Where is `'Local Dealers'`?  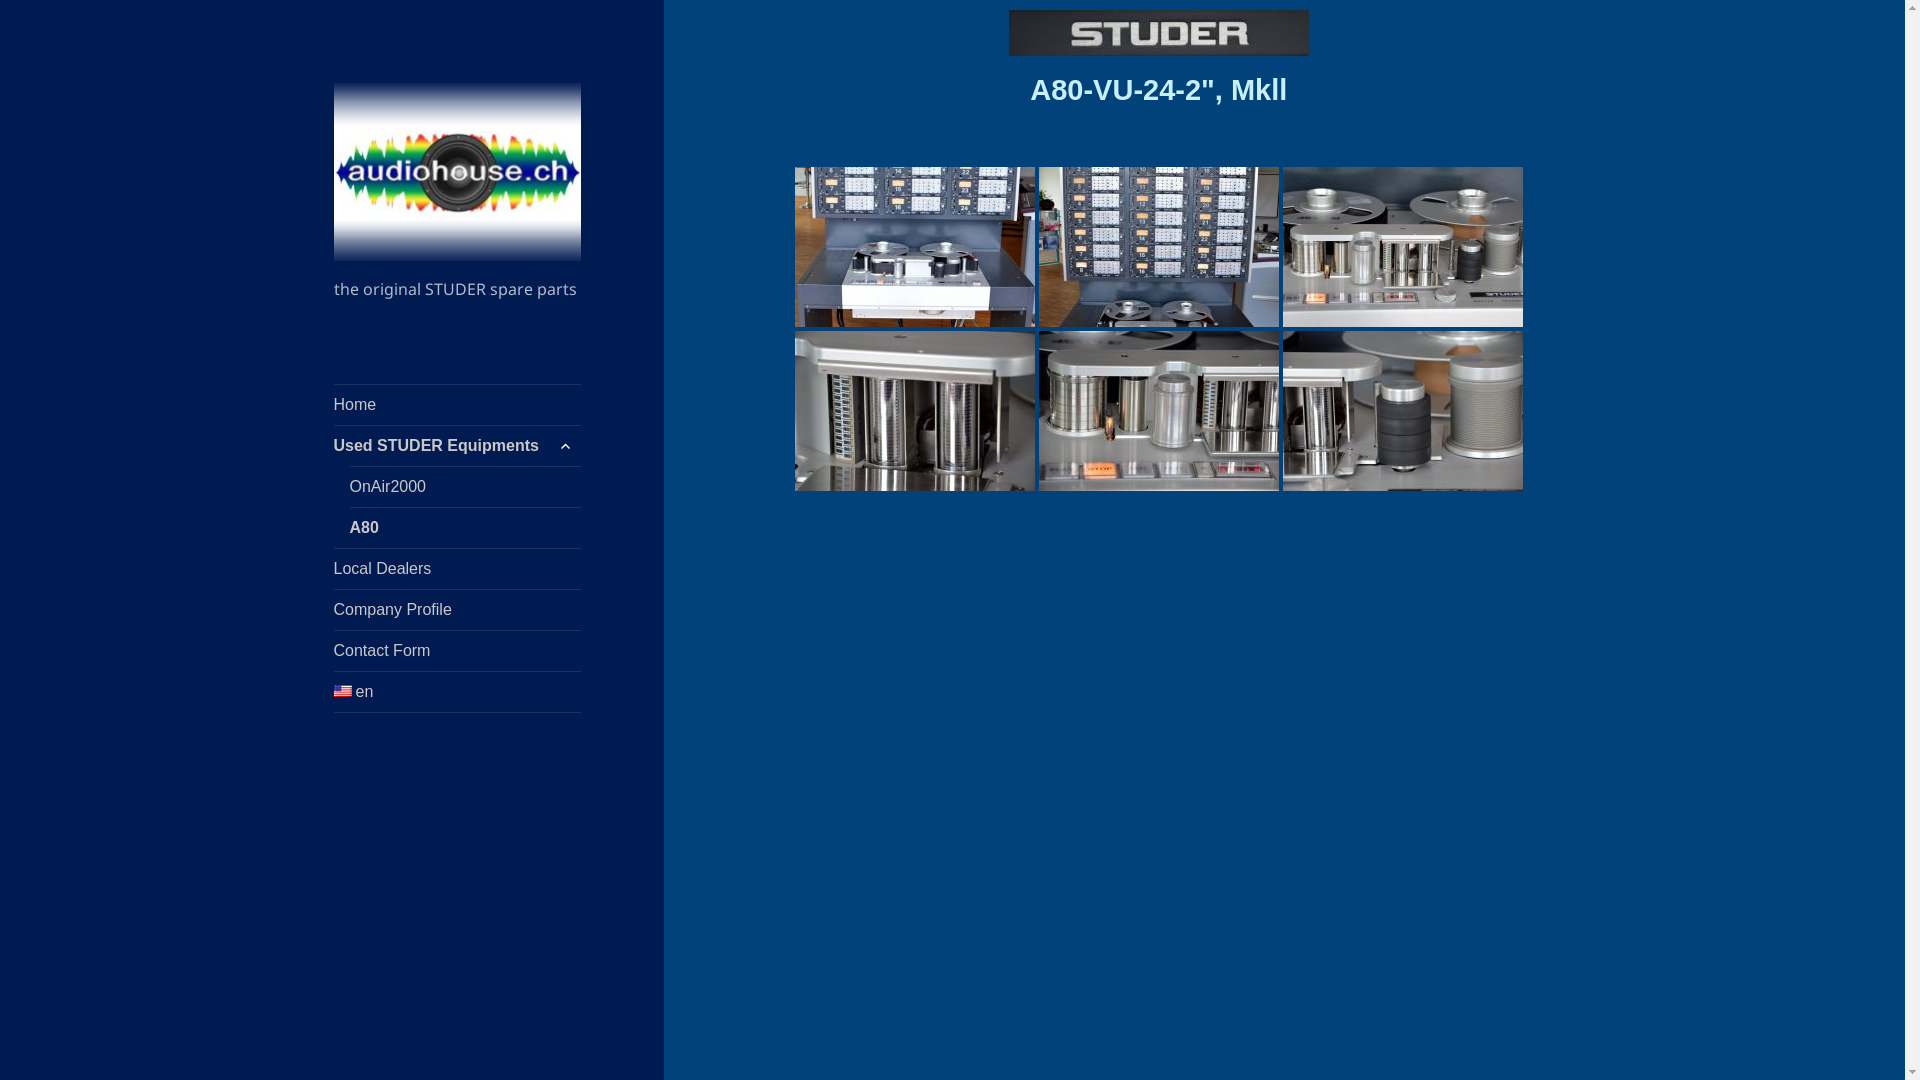 'Local Dealers' is located at coordinates (456, 569).